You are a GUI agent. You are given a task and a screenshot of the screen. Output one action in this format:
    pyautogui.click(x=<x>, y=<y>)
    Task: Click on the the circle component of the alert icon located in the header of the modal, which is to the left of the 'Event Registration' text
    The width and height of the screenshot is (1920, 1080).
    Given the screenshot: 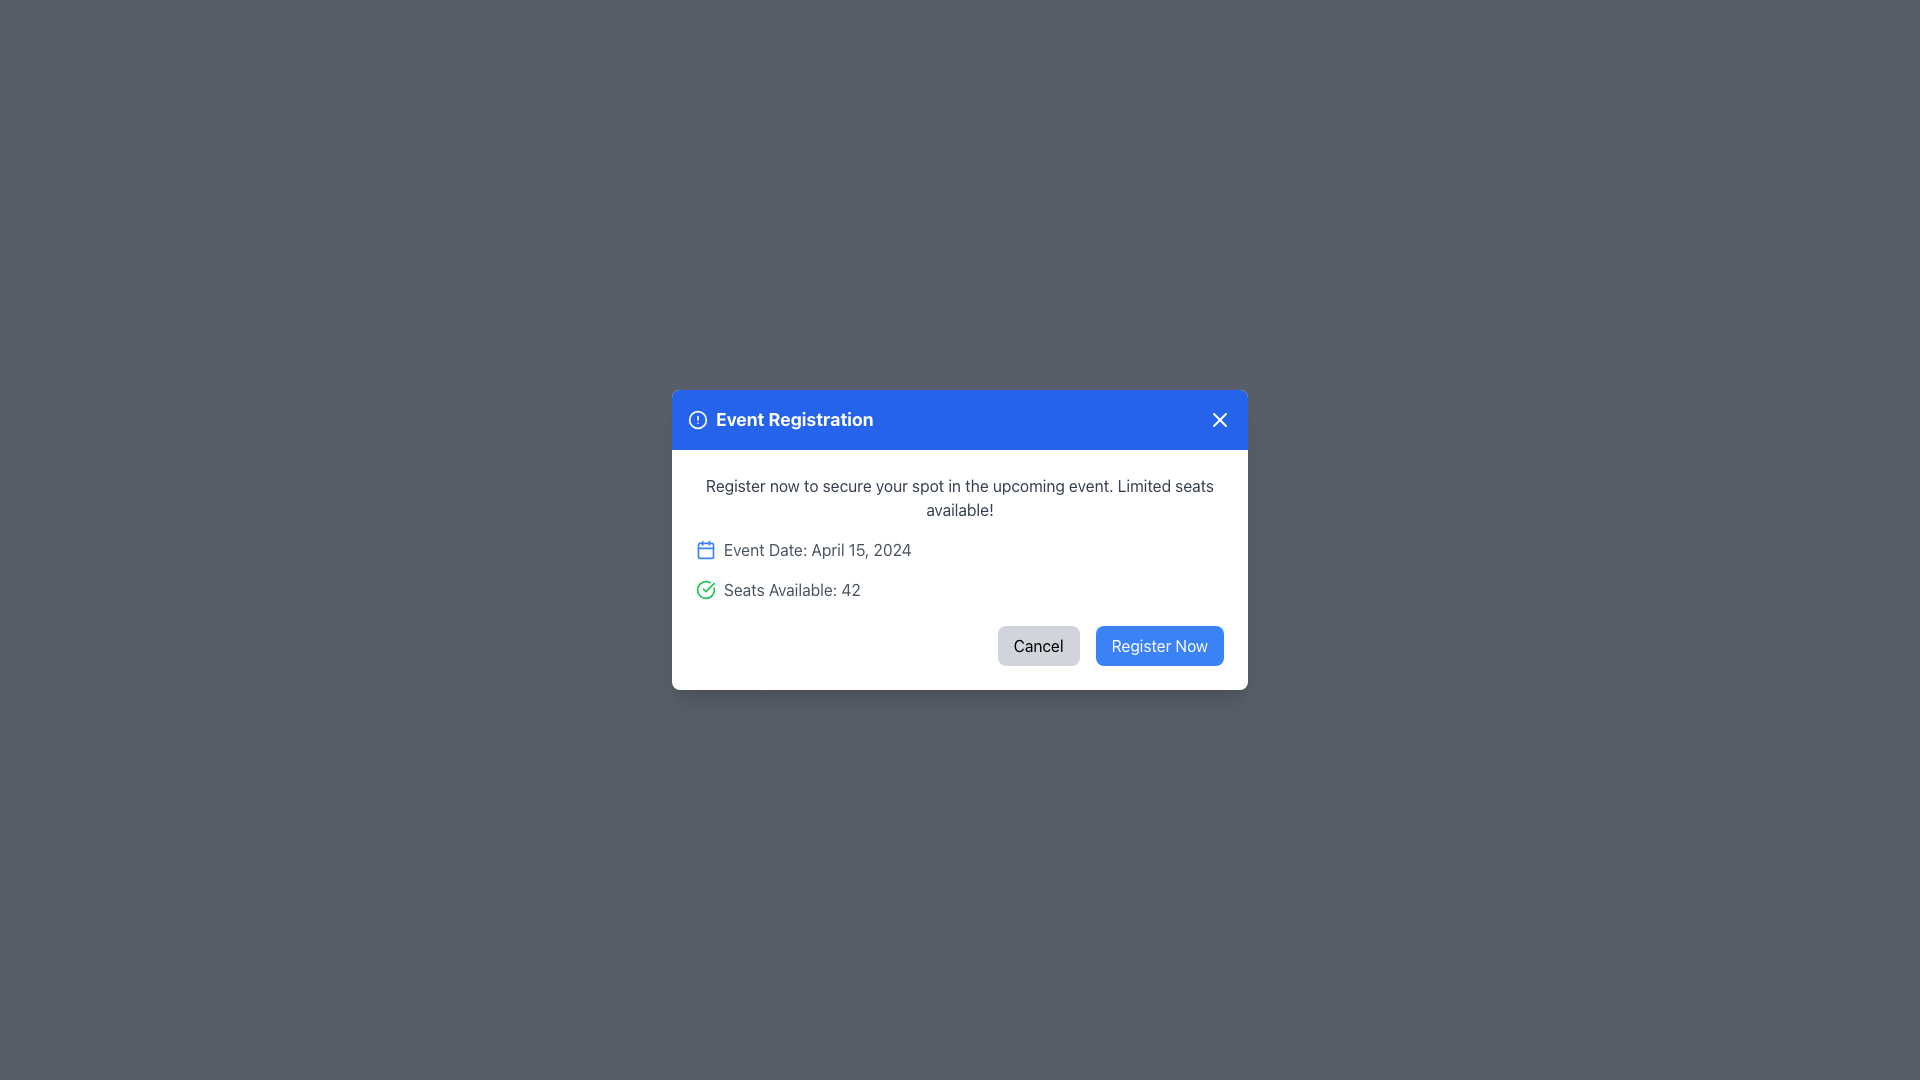 What is the action you would take?
    pyautogui.click(x=697, y=419)
    